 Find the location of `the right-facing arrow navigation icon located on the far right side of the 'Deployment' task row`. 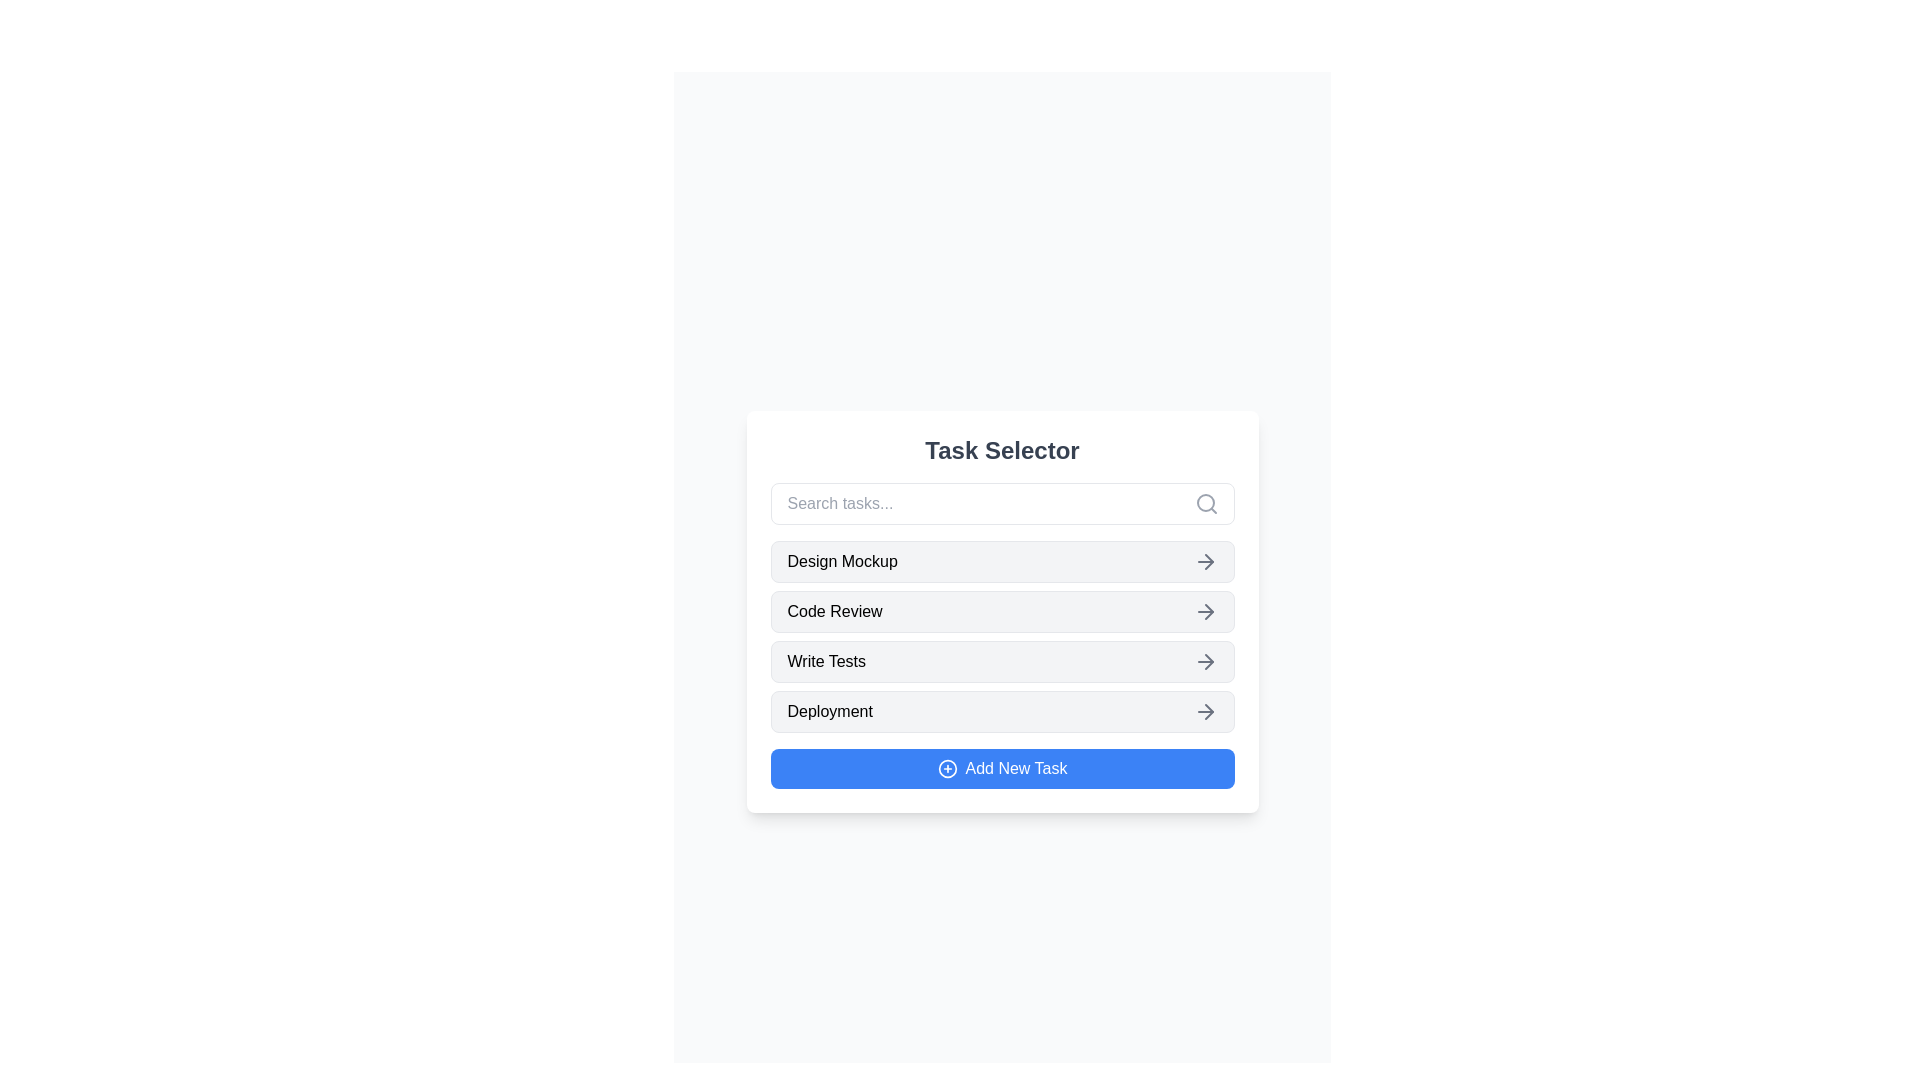

the right-facing arrow navigation icon located on the far right side of the 'Deployment' task row is located at coordinates (1204, 711).